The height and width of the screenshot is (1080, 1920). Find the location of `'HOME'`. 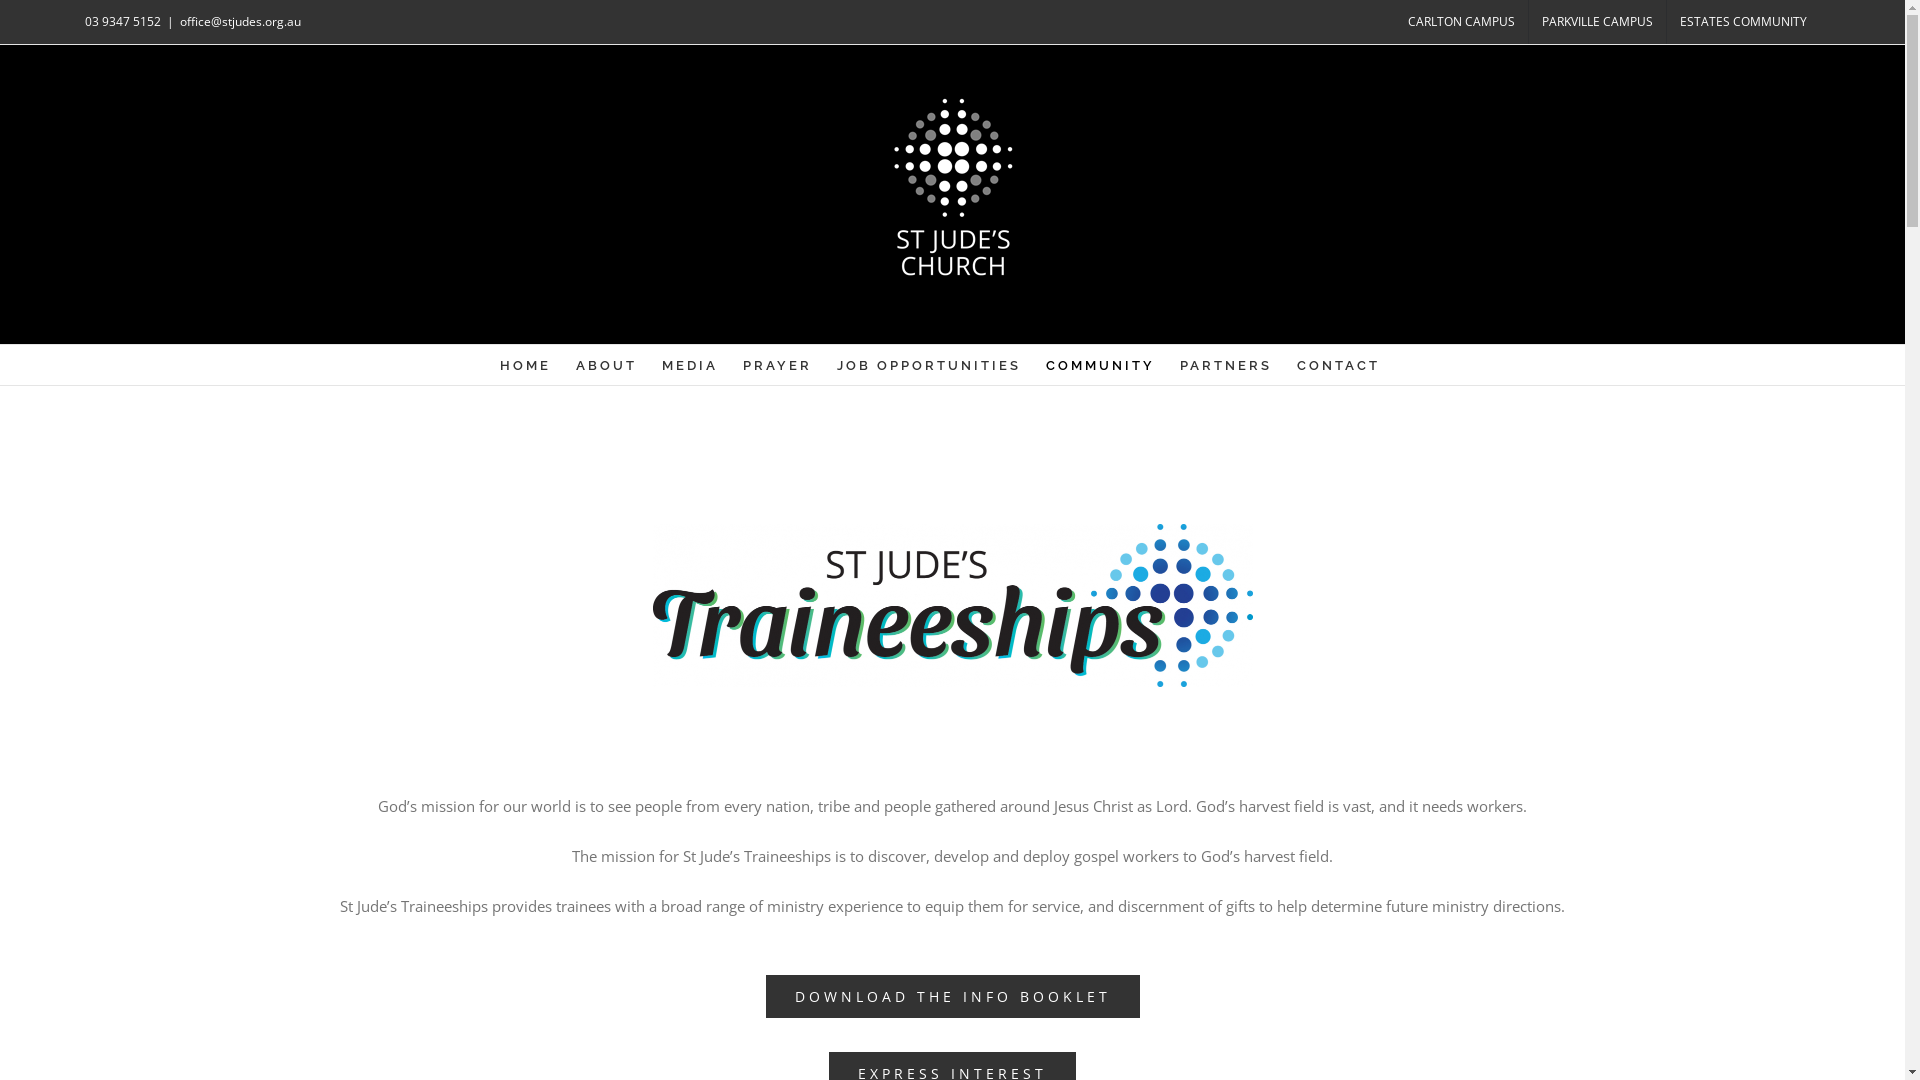

'HOME' is located at coordinates (525, 365).